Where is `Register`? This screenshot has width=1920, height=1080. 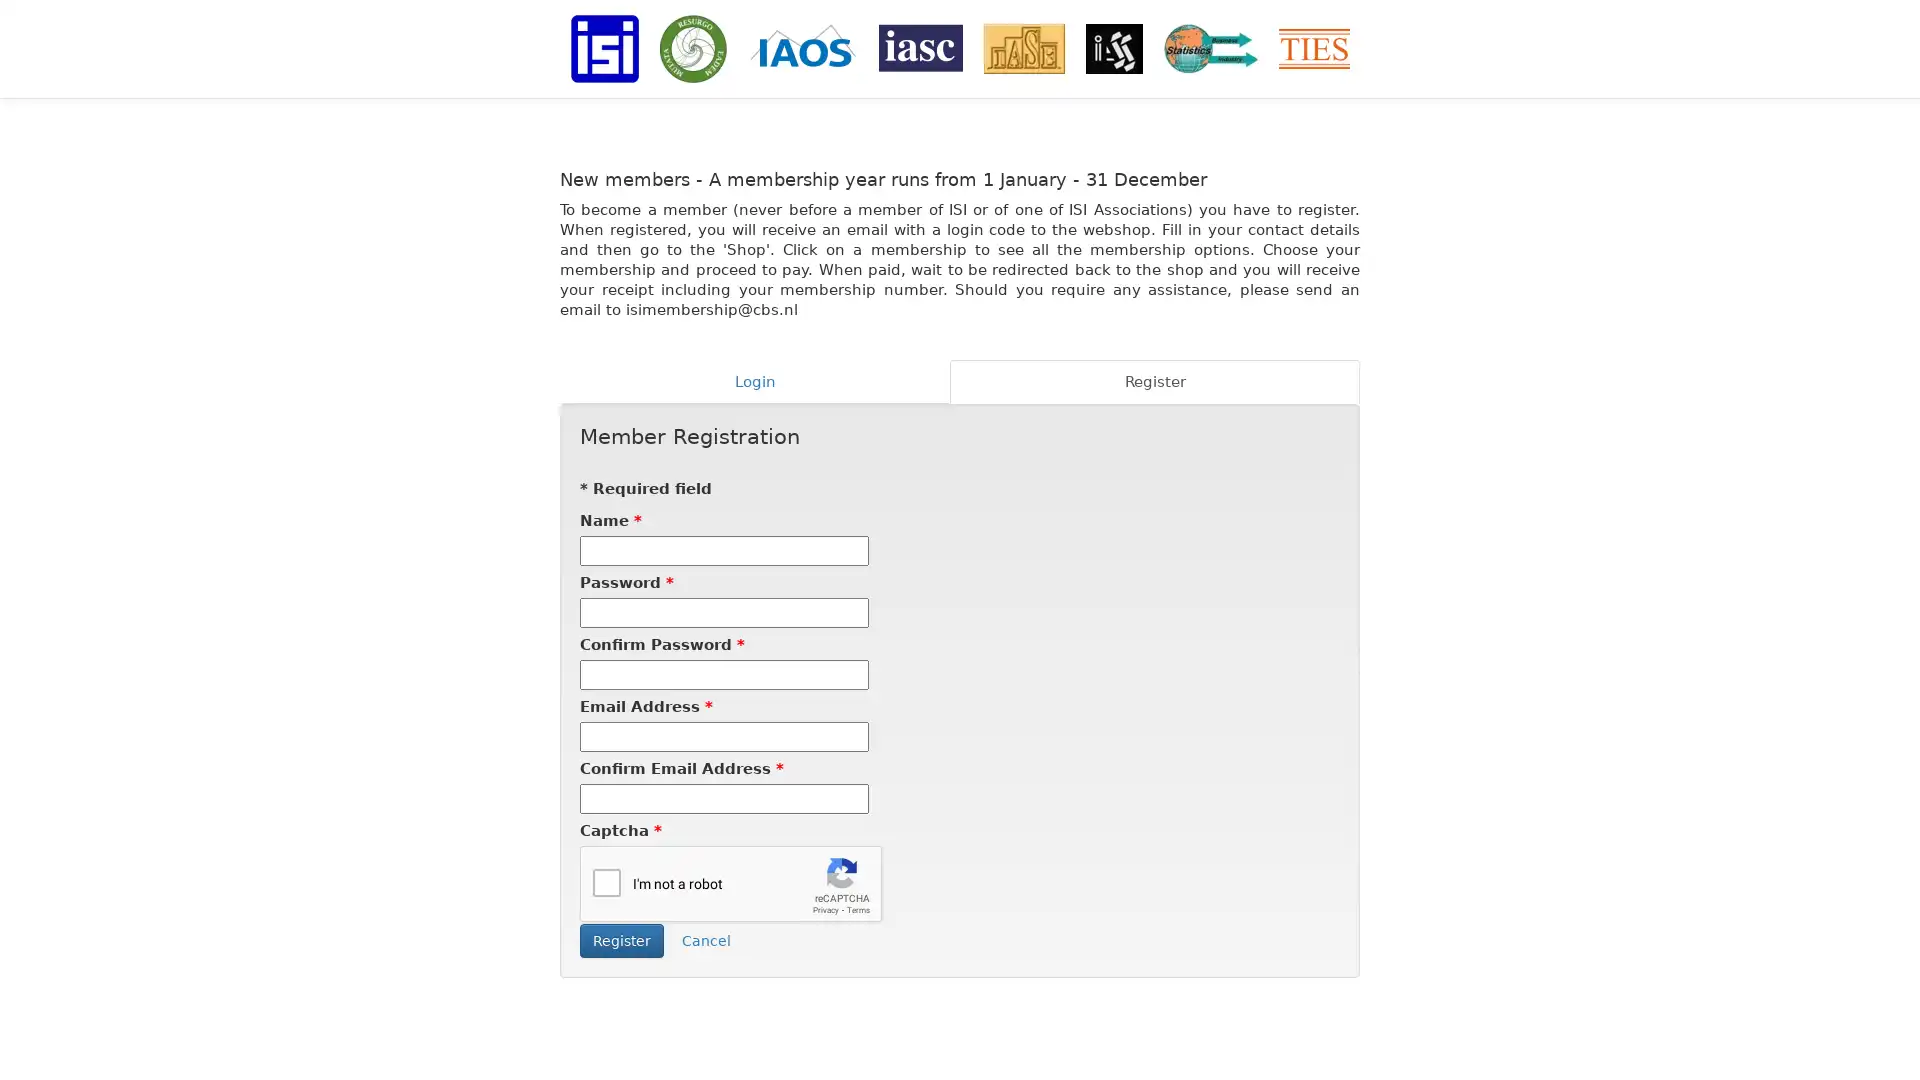 Register is located at coordinates (621, 941).